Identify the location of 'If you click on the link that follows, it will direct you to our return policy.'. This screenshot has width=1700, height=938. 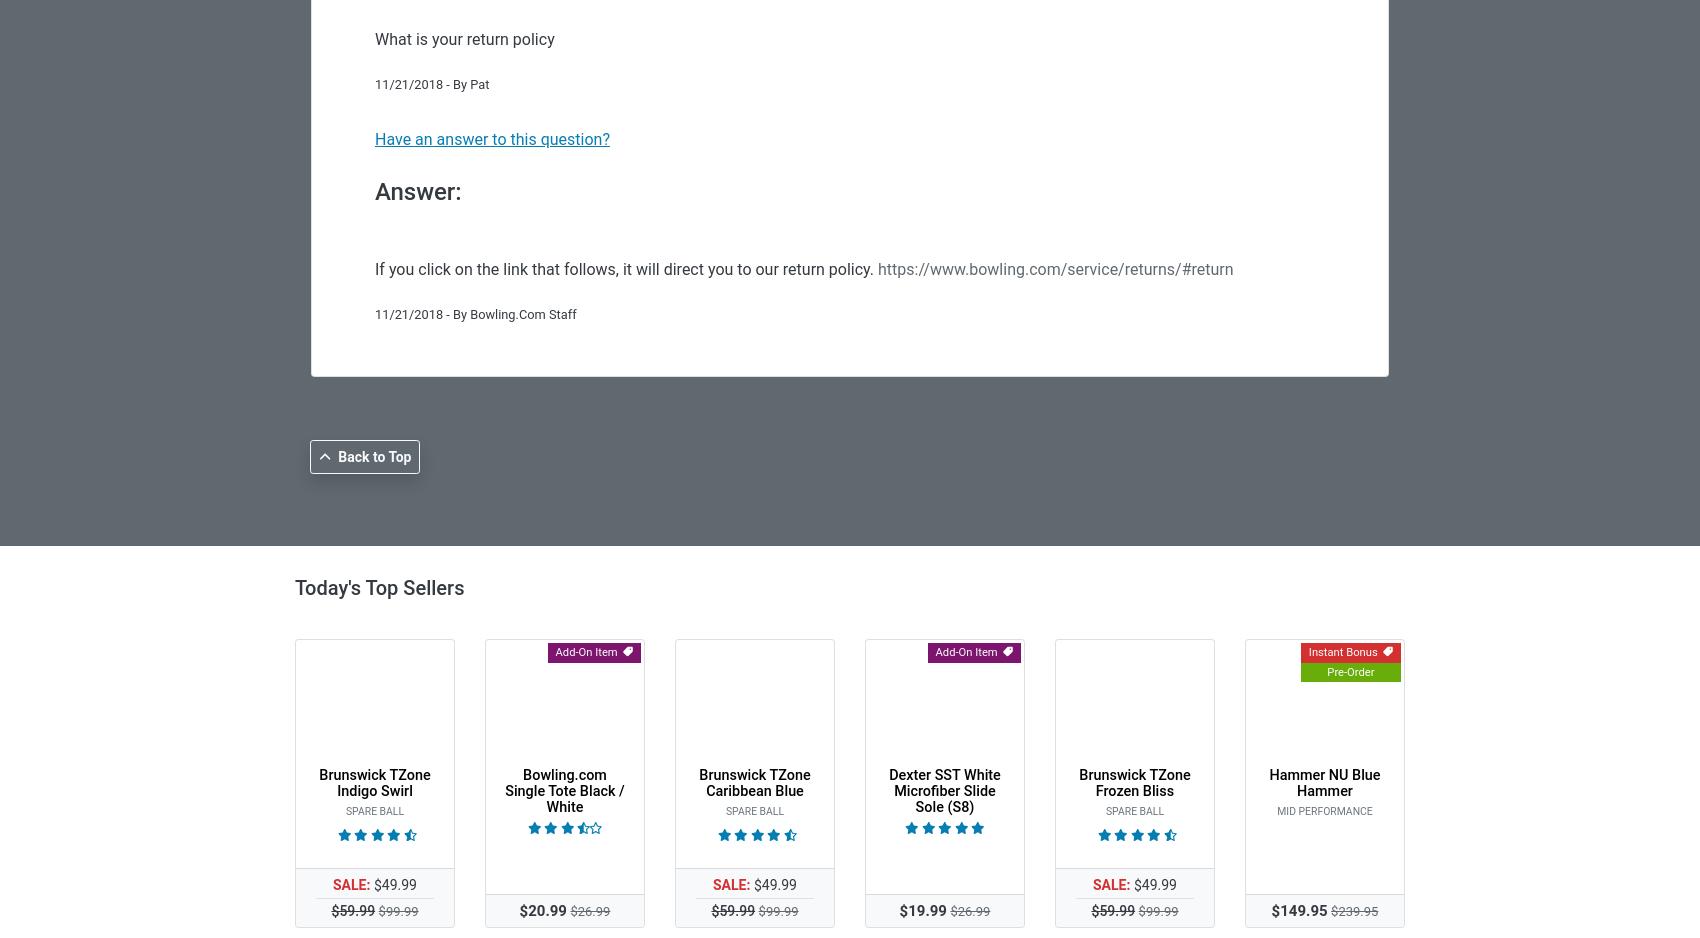
(374, 268).